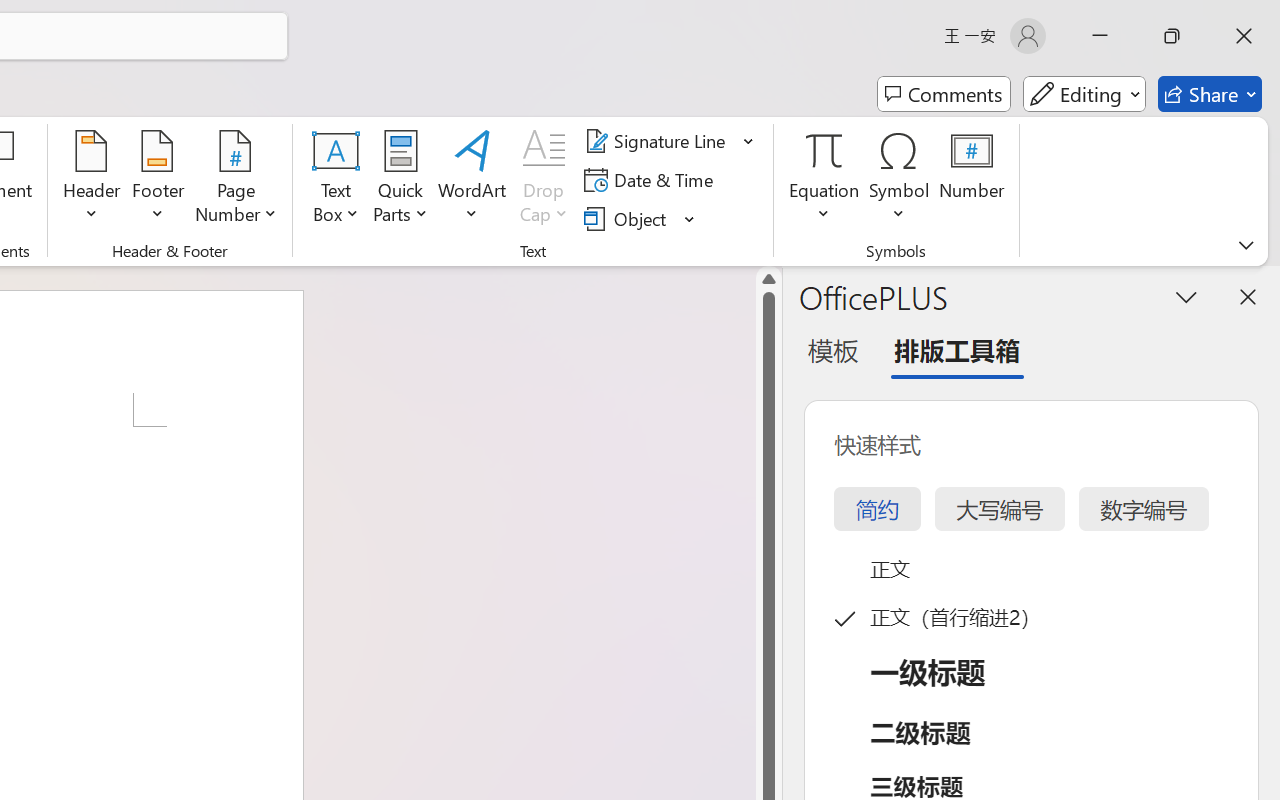  What do you see at coordinates (640, 218) in the screenshot?
I see `'Object...'` at bounding box center [640, 218].